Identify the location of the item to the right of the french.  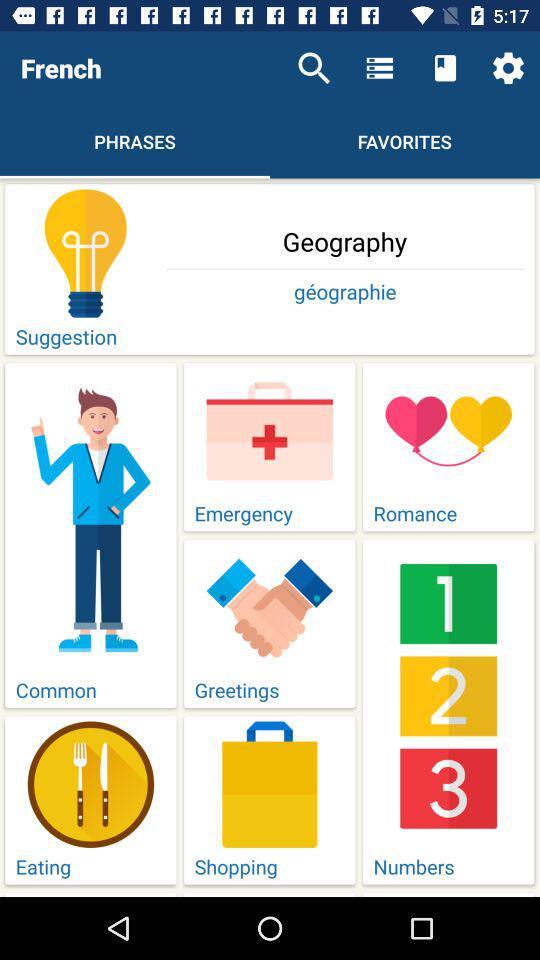
(314, 68).